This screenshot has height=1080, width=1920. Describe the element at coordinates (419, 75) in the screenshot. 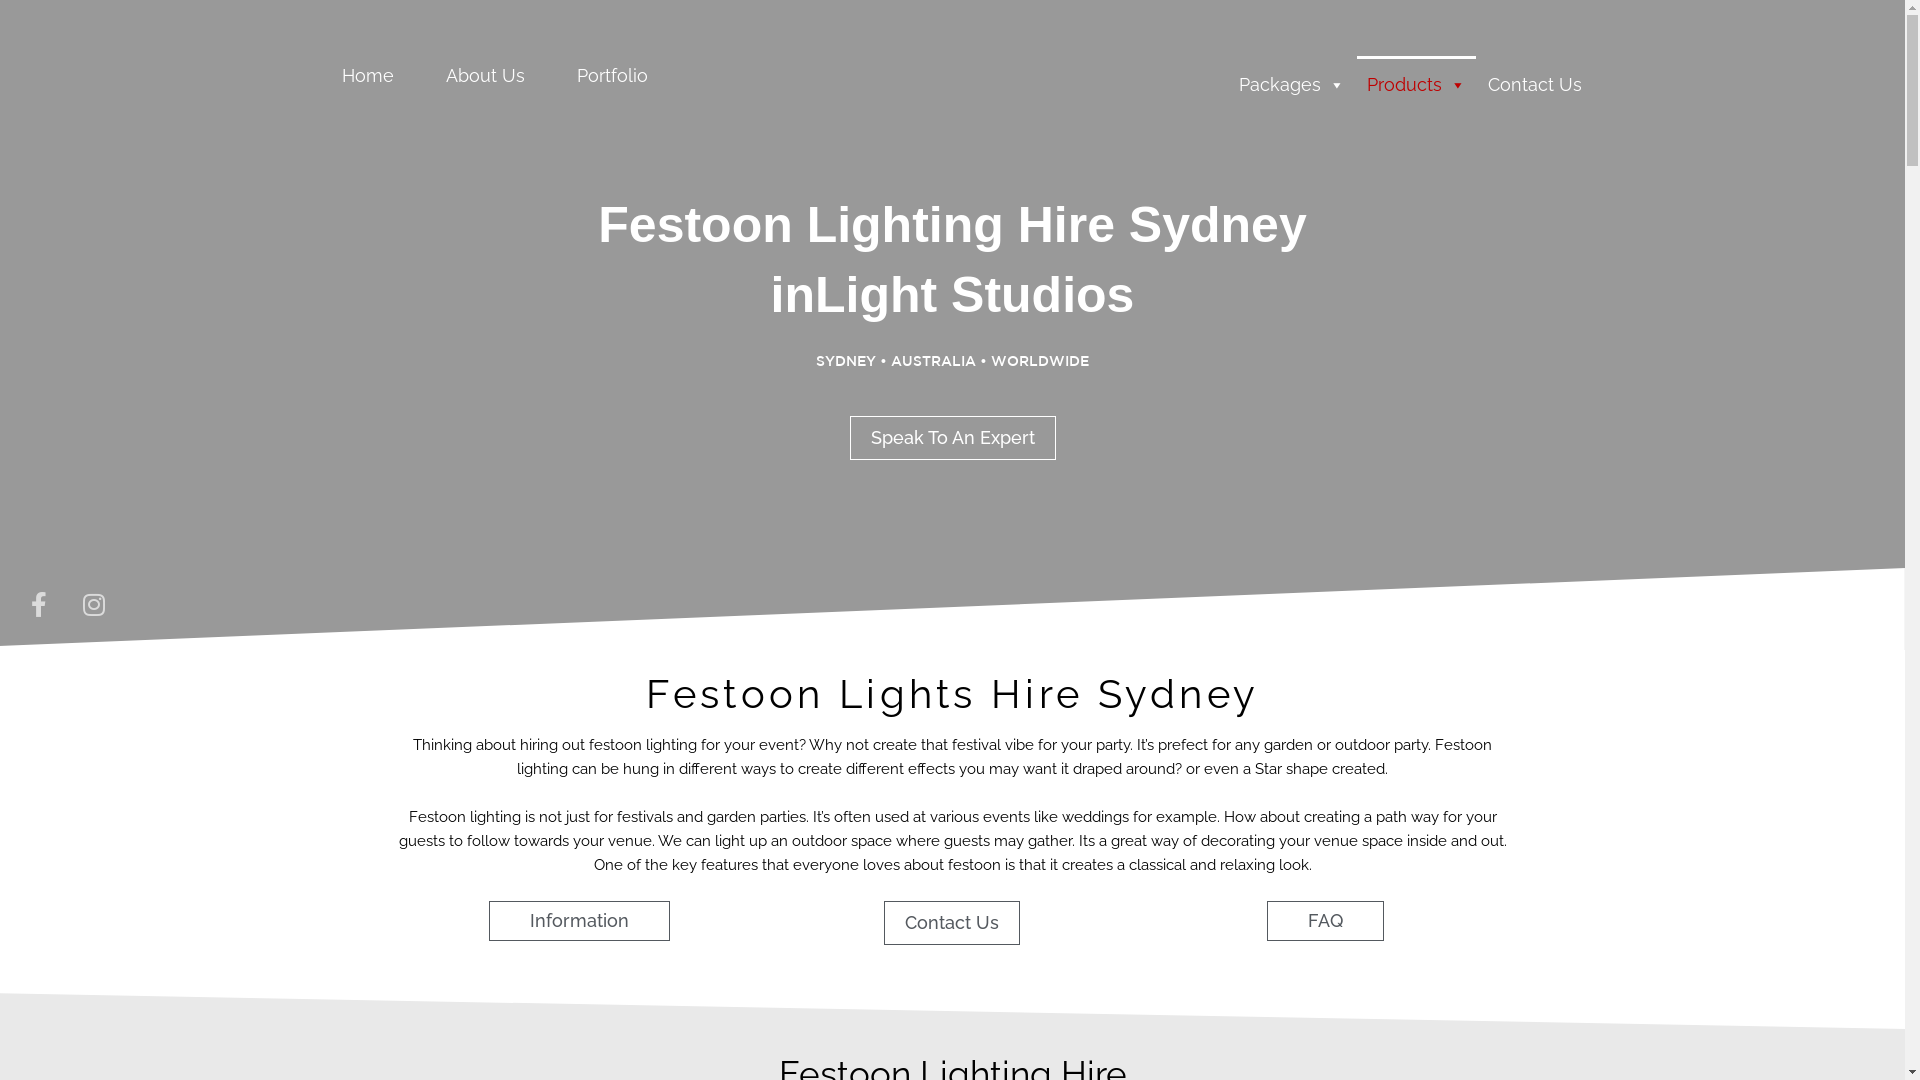

I see `'About Us'` at that location.